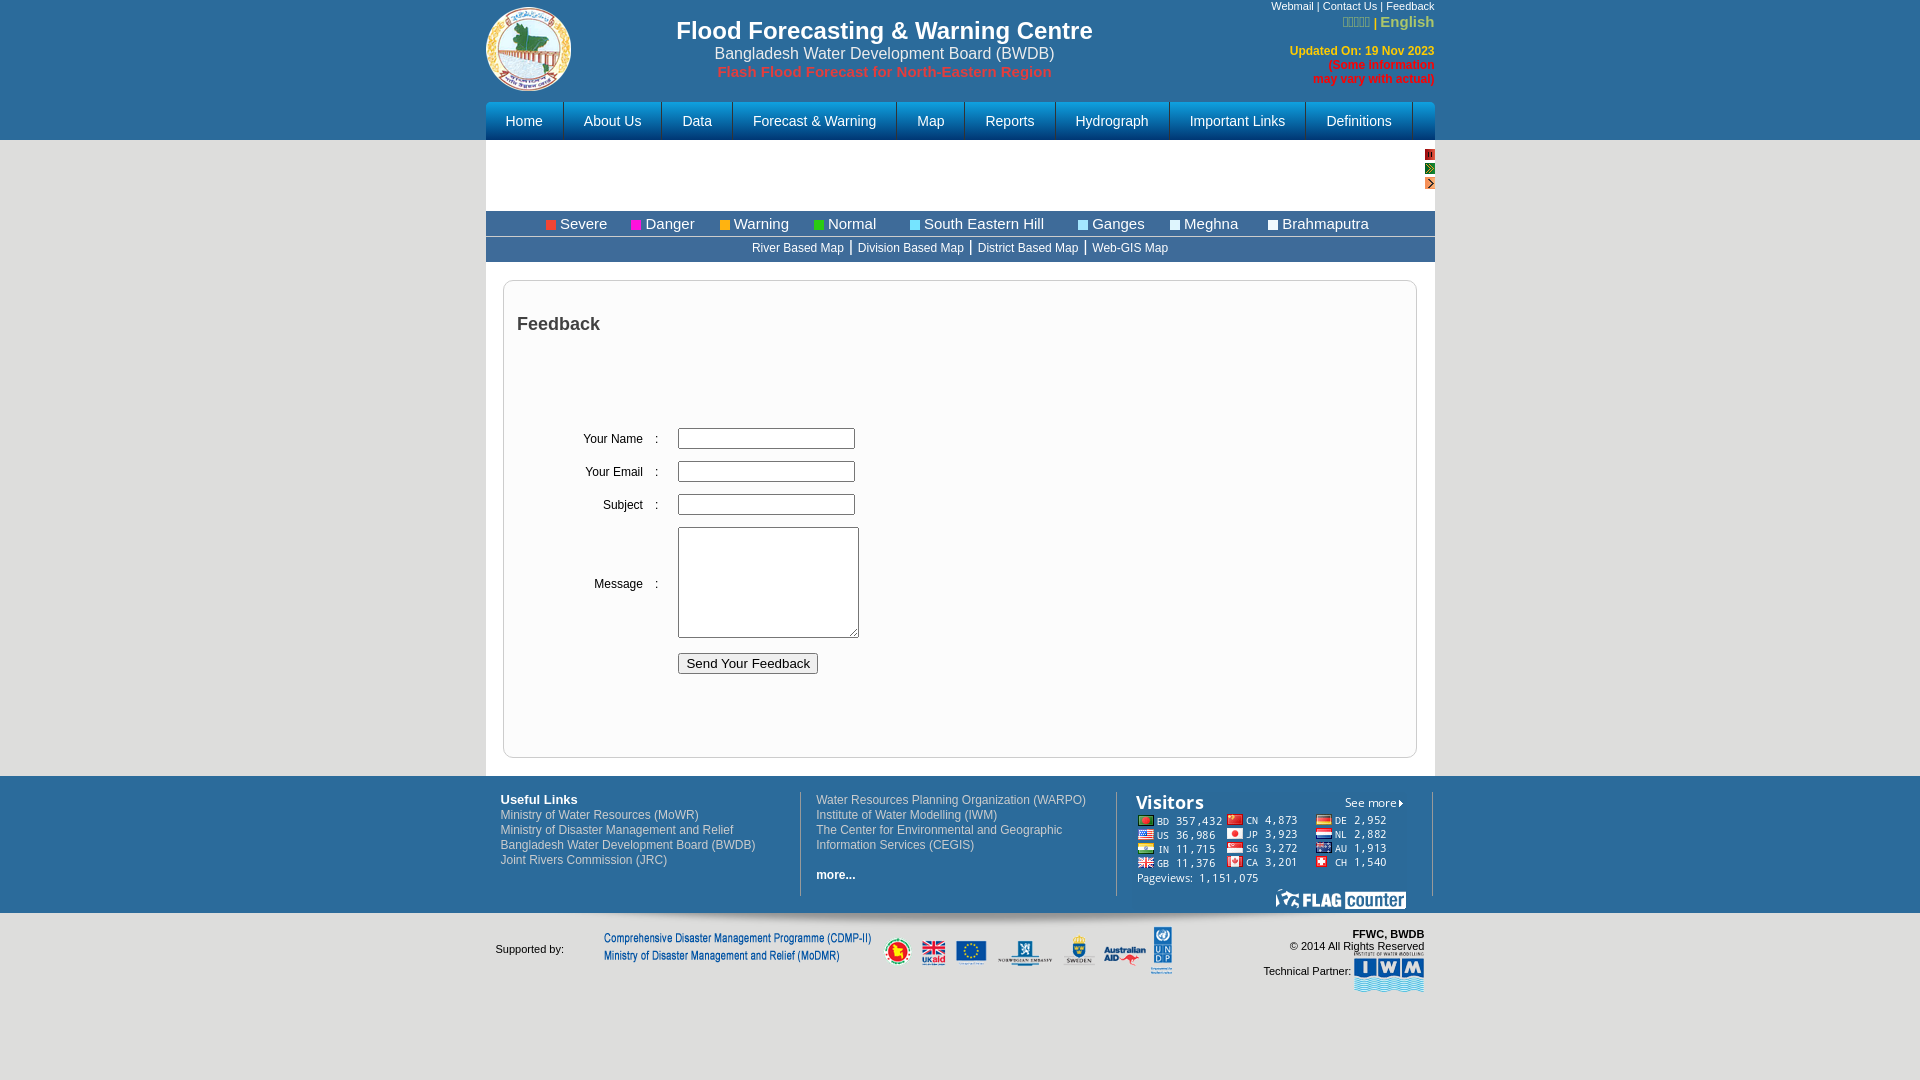 The height and width of the screenshot is (1080, 1920). What do you see at coordinates (814, 120) in the screenshot?
I see `'Forecast & Warning'` at bounding box center [814, 120].